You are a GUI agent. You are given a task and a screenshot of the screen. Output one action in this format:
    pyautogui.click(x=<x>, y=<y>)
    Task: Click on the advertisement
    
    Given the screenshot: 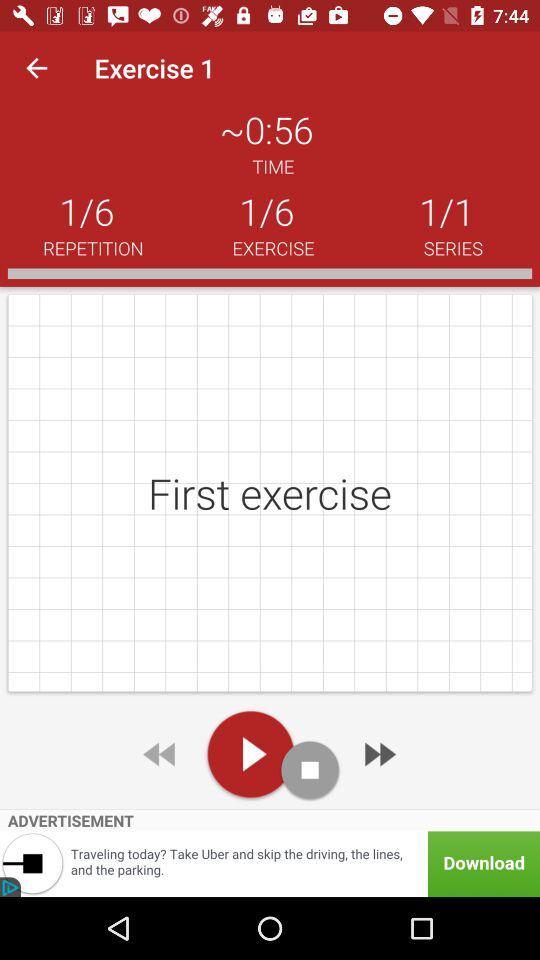 What is the action you would take?
    pyautogui.click(x=270, y=863)
    